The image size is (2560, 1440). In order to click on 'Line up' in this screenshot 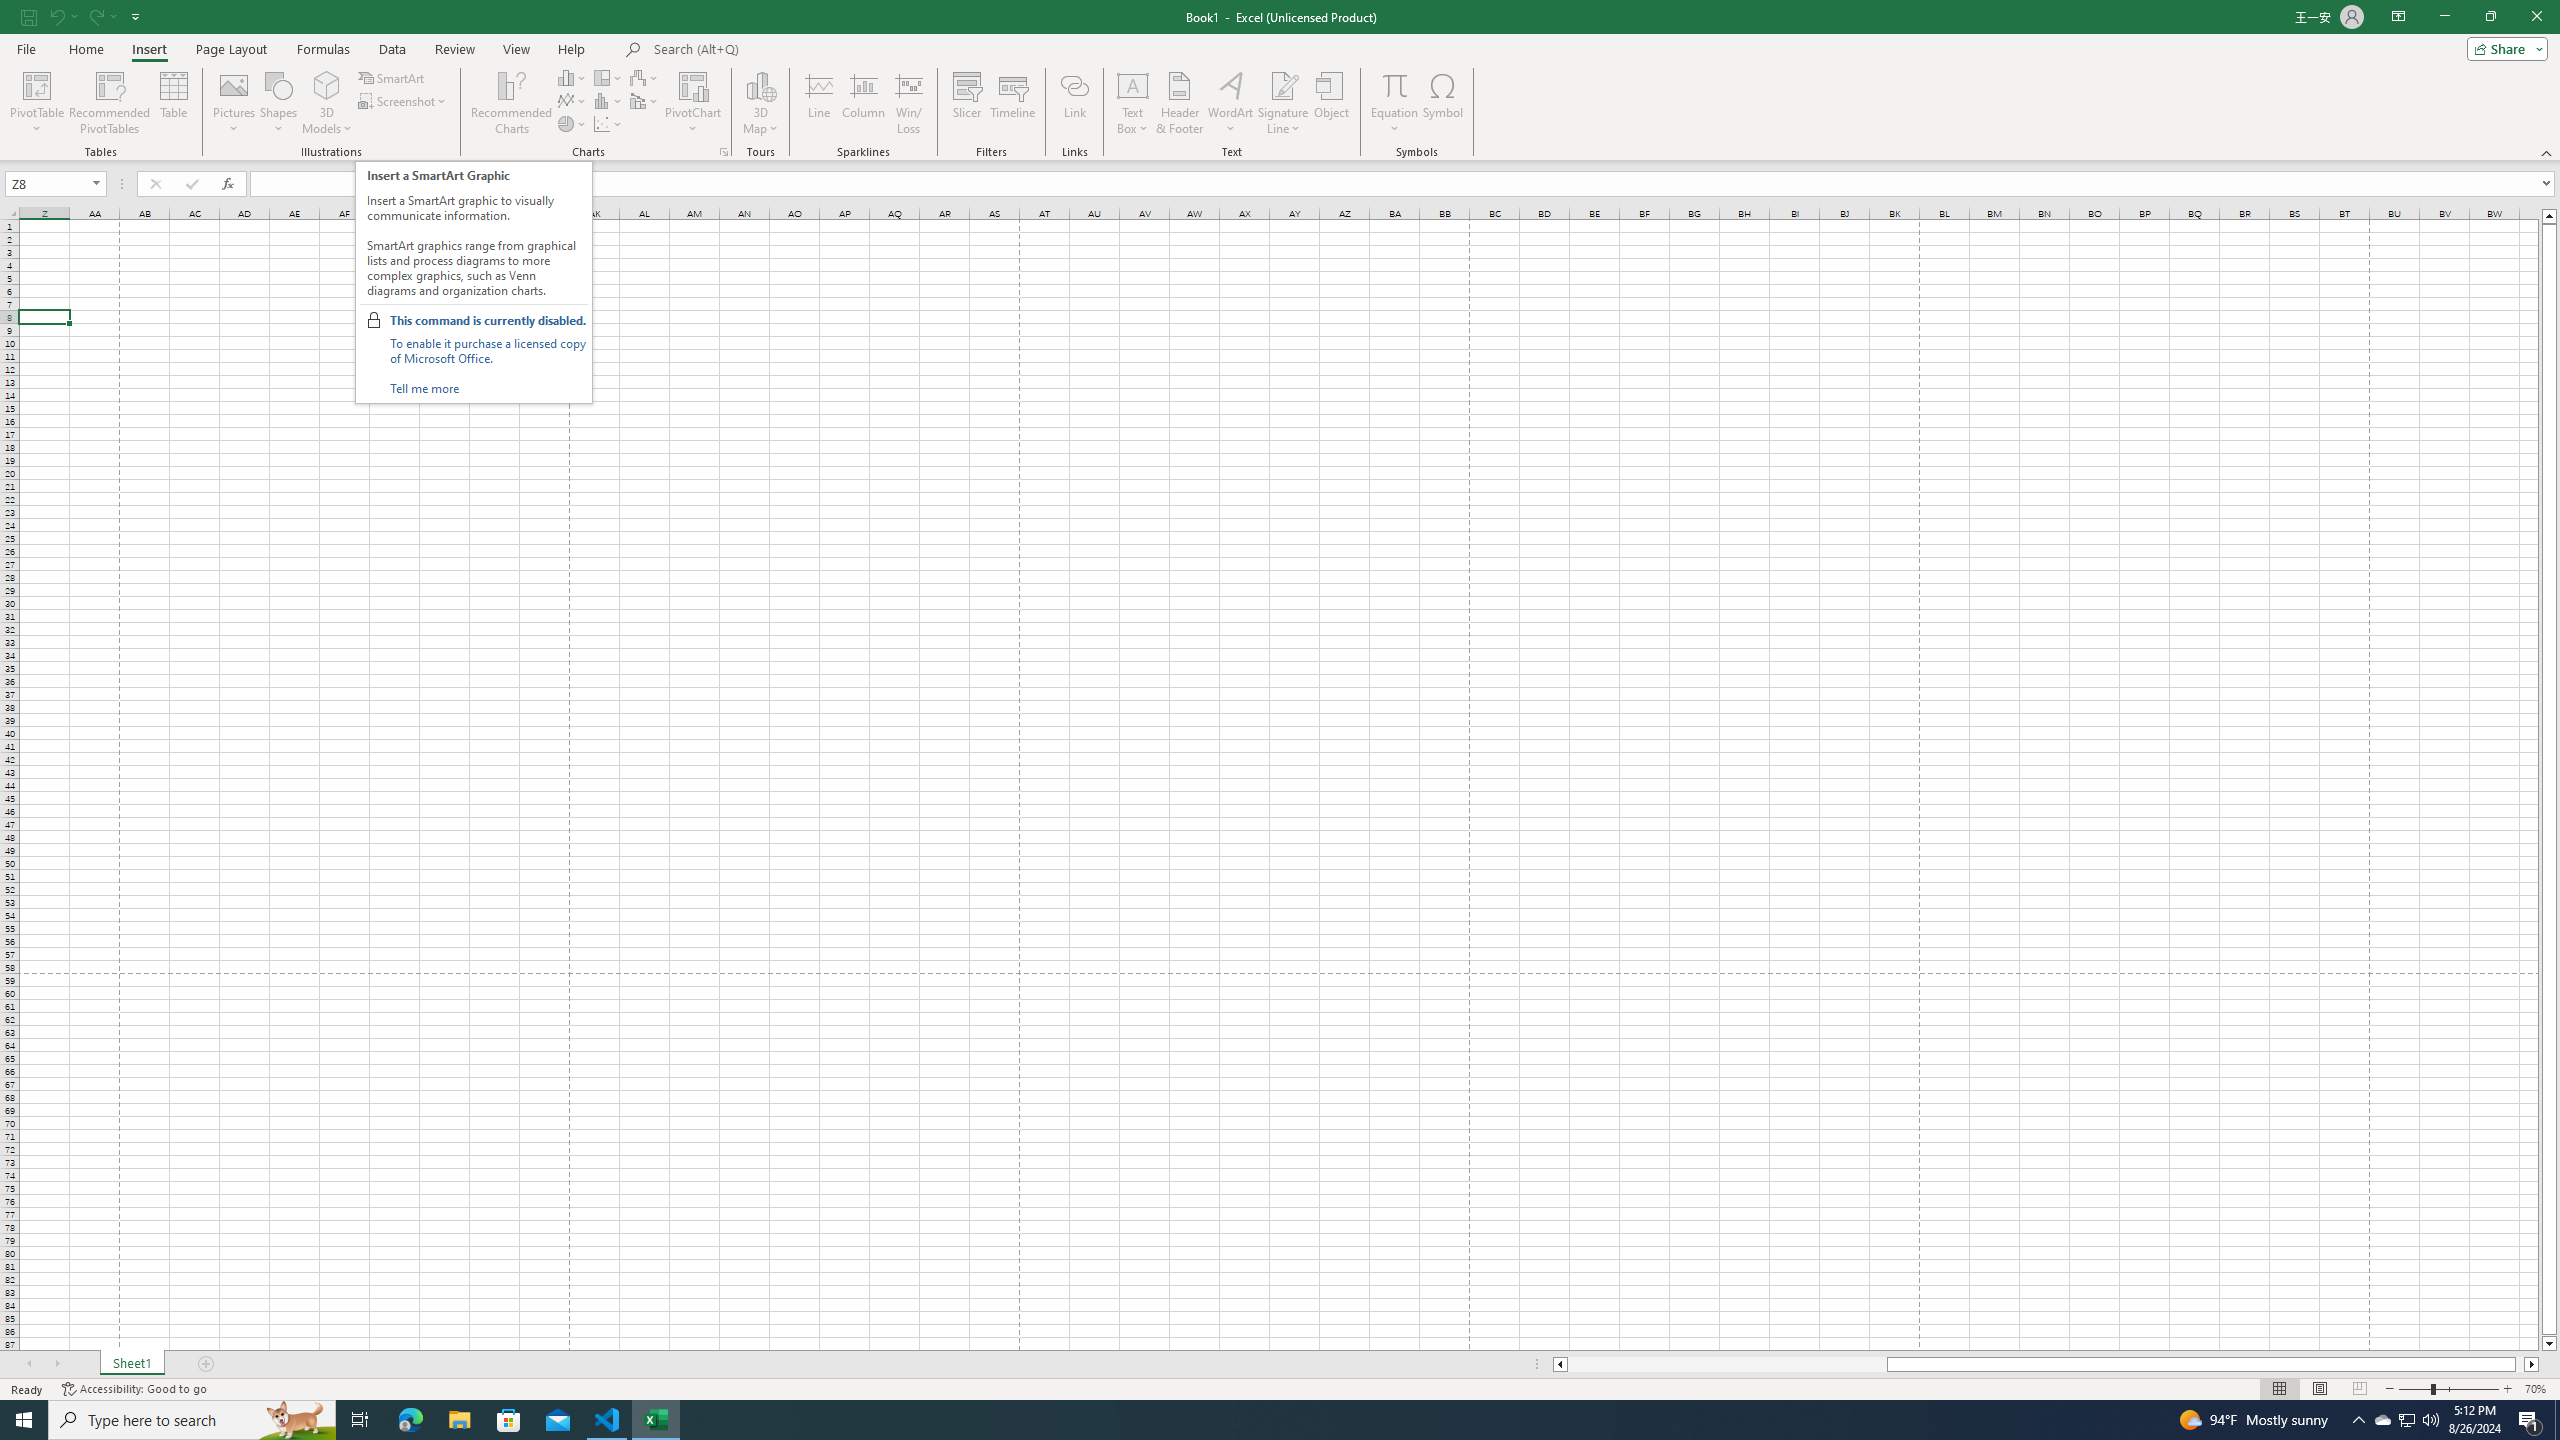, I will do `click(2548, 215)`.